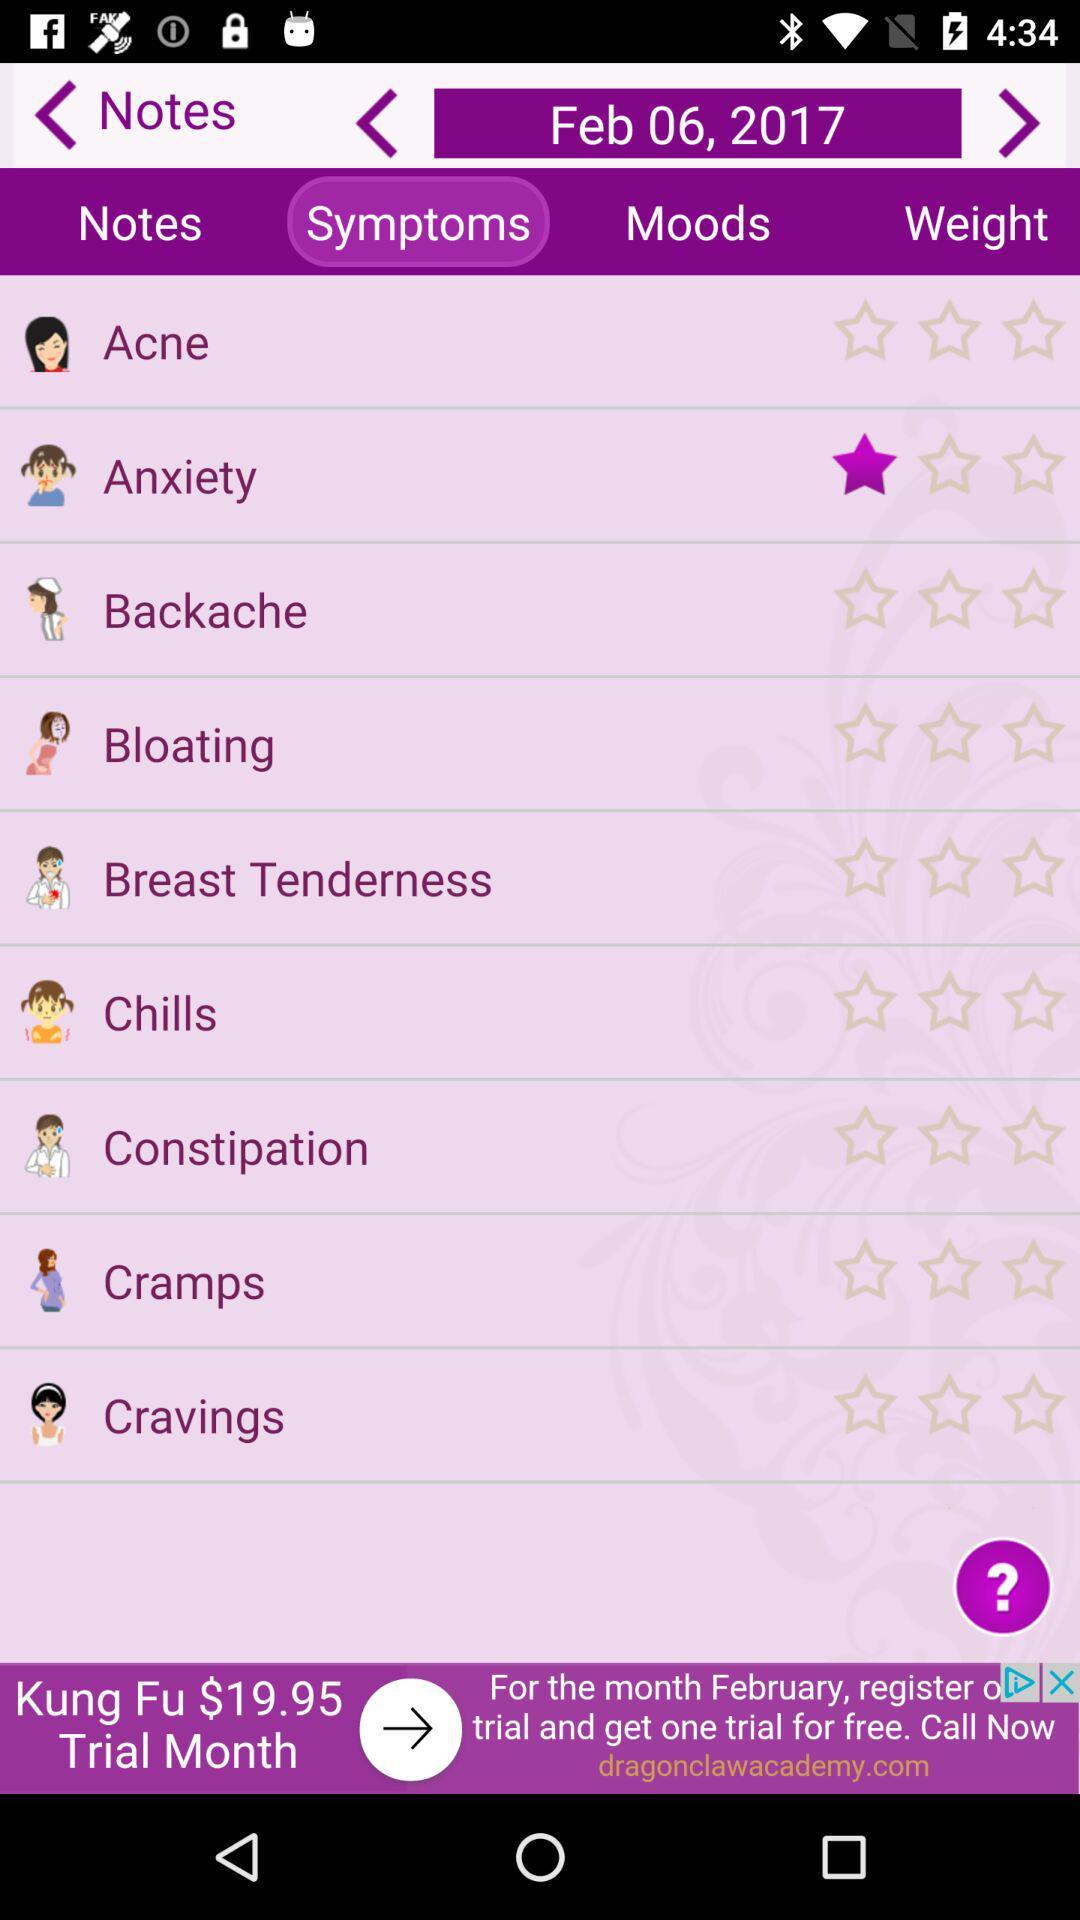 The image size is (1080, 1920). Describe the element at coordinates (947, 877) in the screenshot. I see `rate` at that location.